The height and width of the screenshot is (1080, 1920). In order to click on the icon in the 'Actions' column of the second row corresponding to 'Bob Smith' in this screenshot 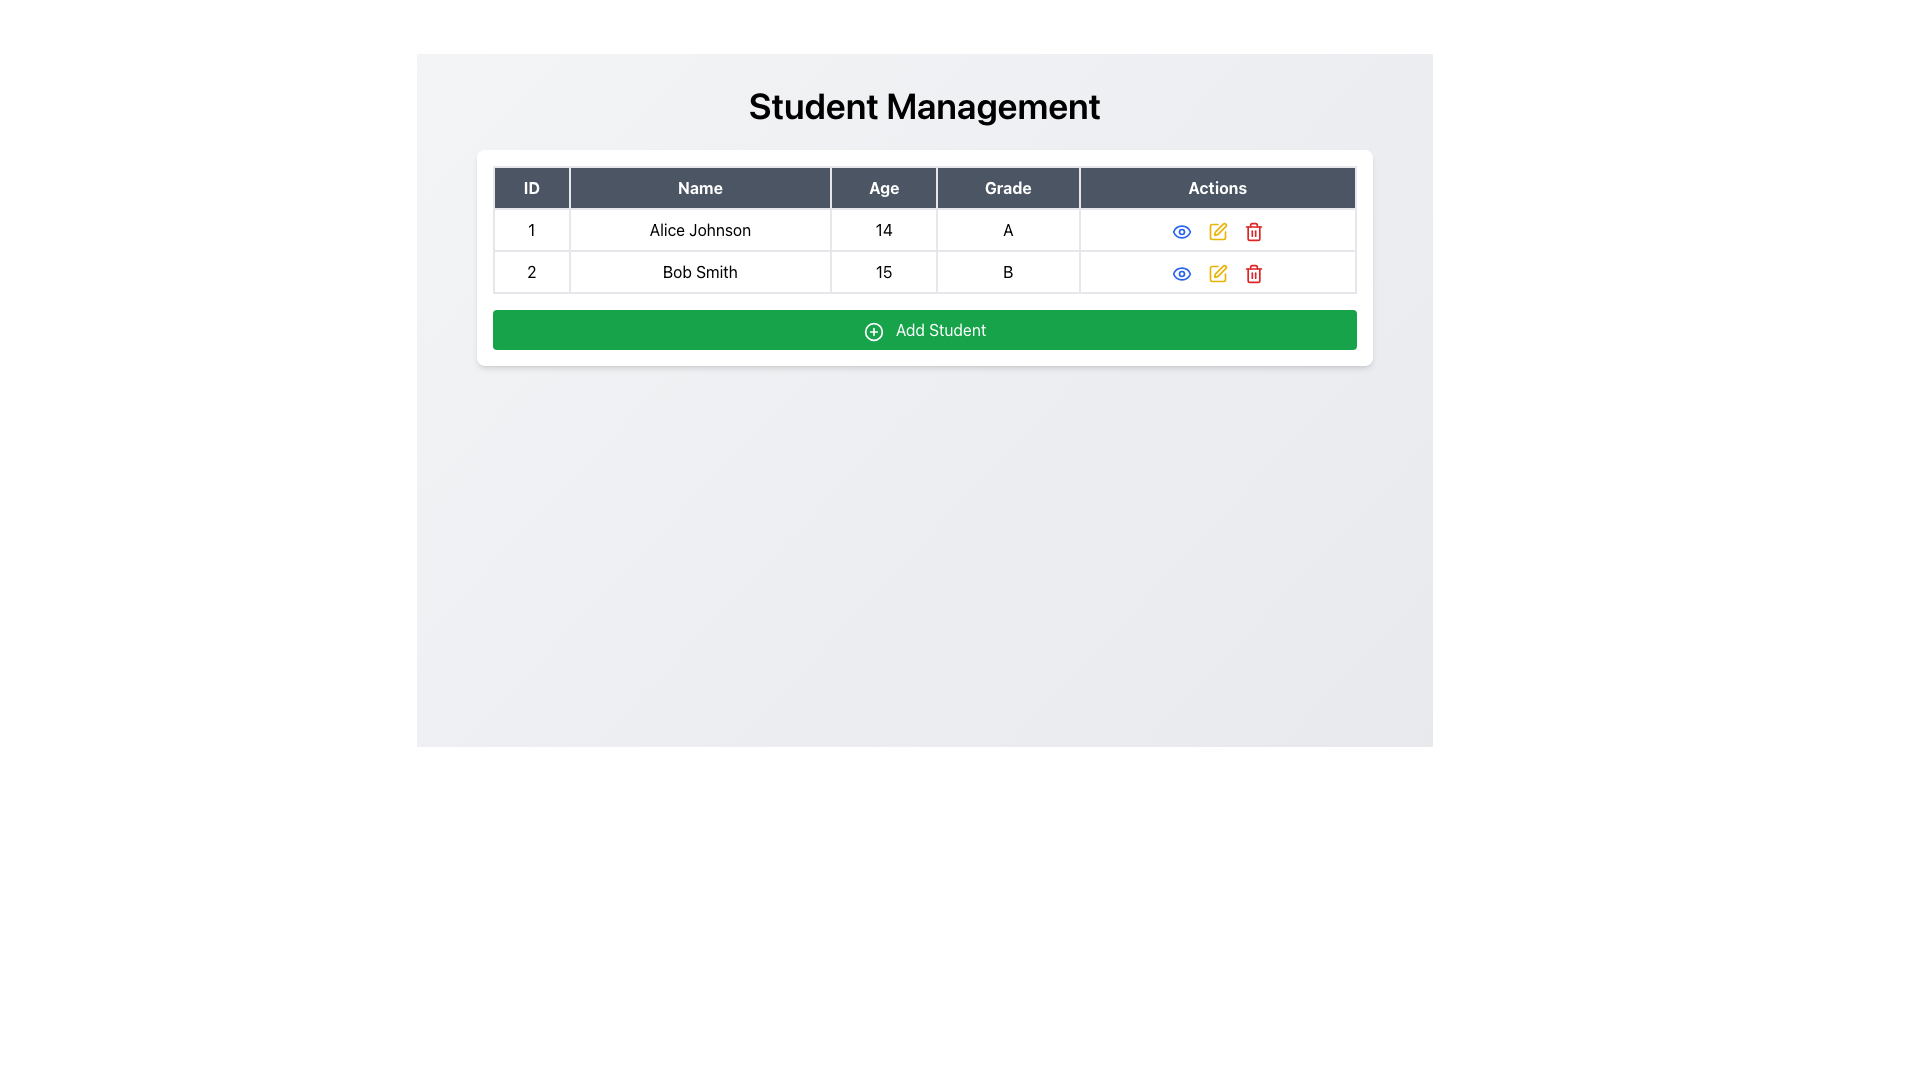, I will do `click(1181, 230)`.